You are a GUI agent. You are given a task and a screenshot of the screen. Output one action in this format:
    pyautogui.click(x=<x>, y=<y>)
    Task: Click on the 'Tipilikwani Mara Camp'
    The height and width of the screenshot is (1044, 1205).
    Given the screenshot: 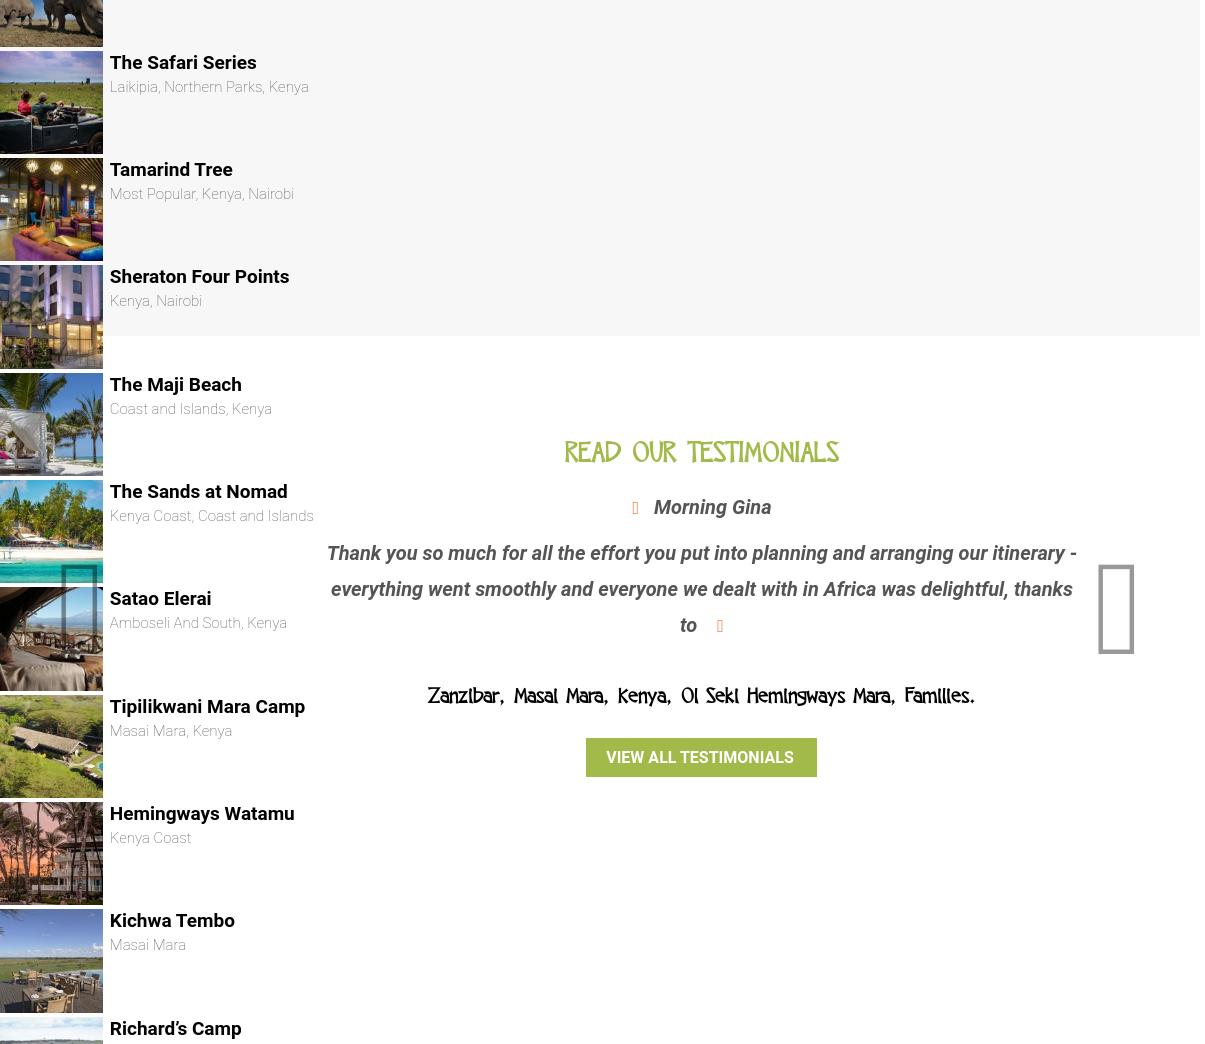 What is the action you would take?
    pyautogui.click(x=108, y=704)
    